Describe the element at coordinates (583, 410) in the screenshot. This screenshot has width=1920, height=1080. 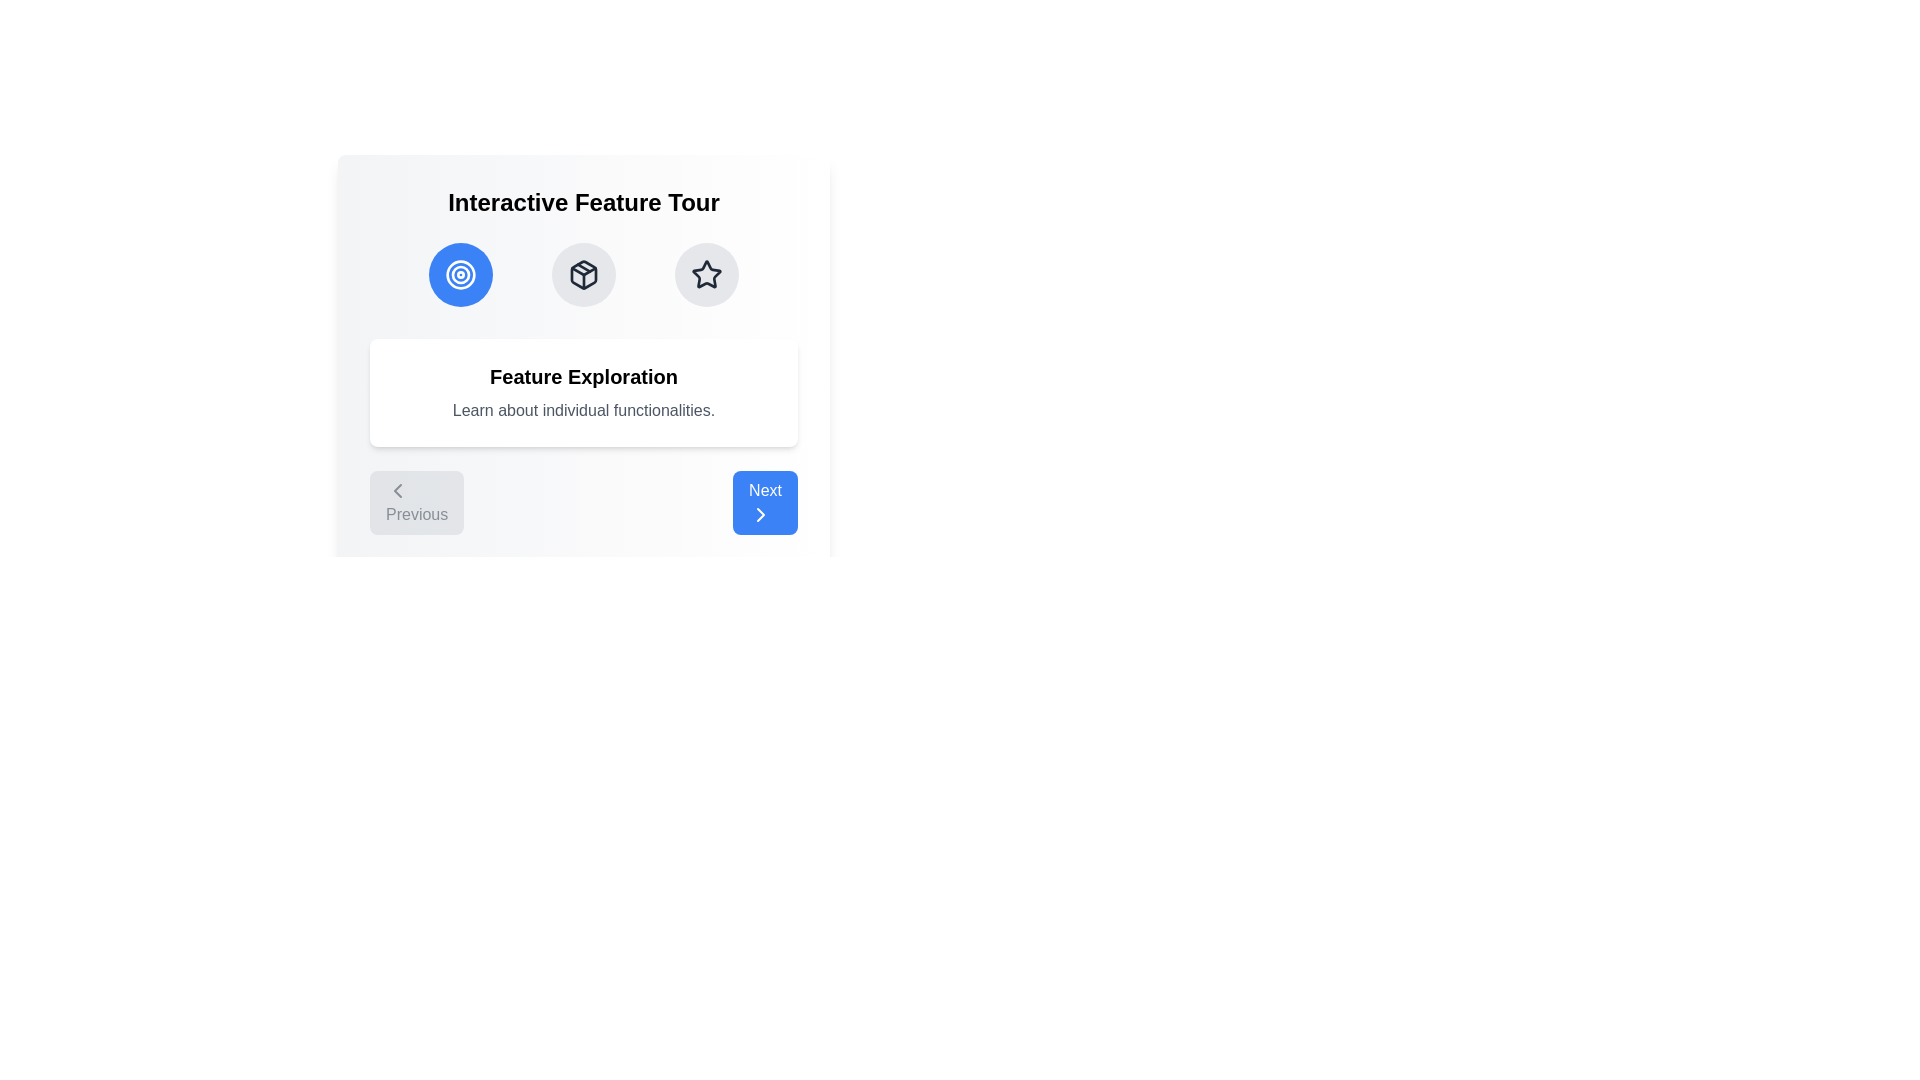
I see `the static gray text label providing additional descriptive information about the 'Feature Exploration' section` at that location.